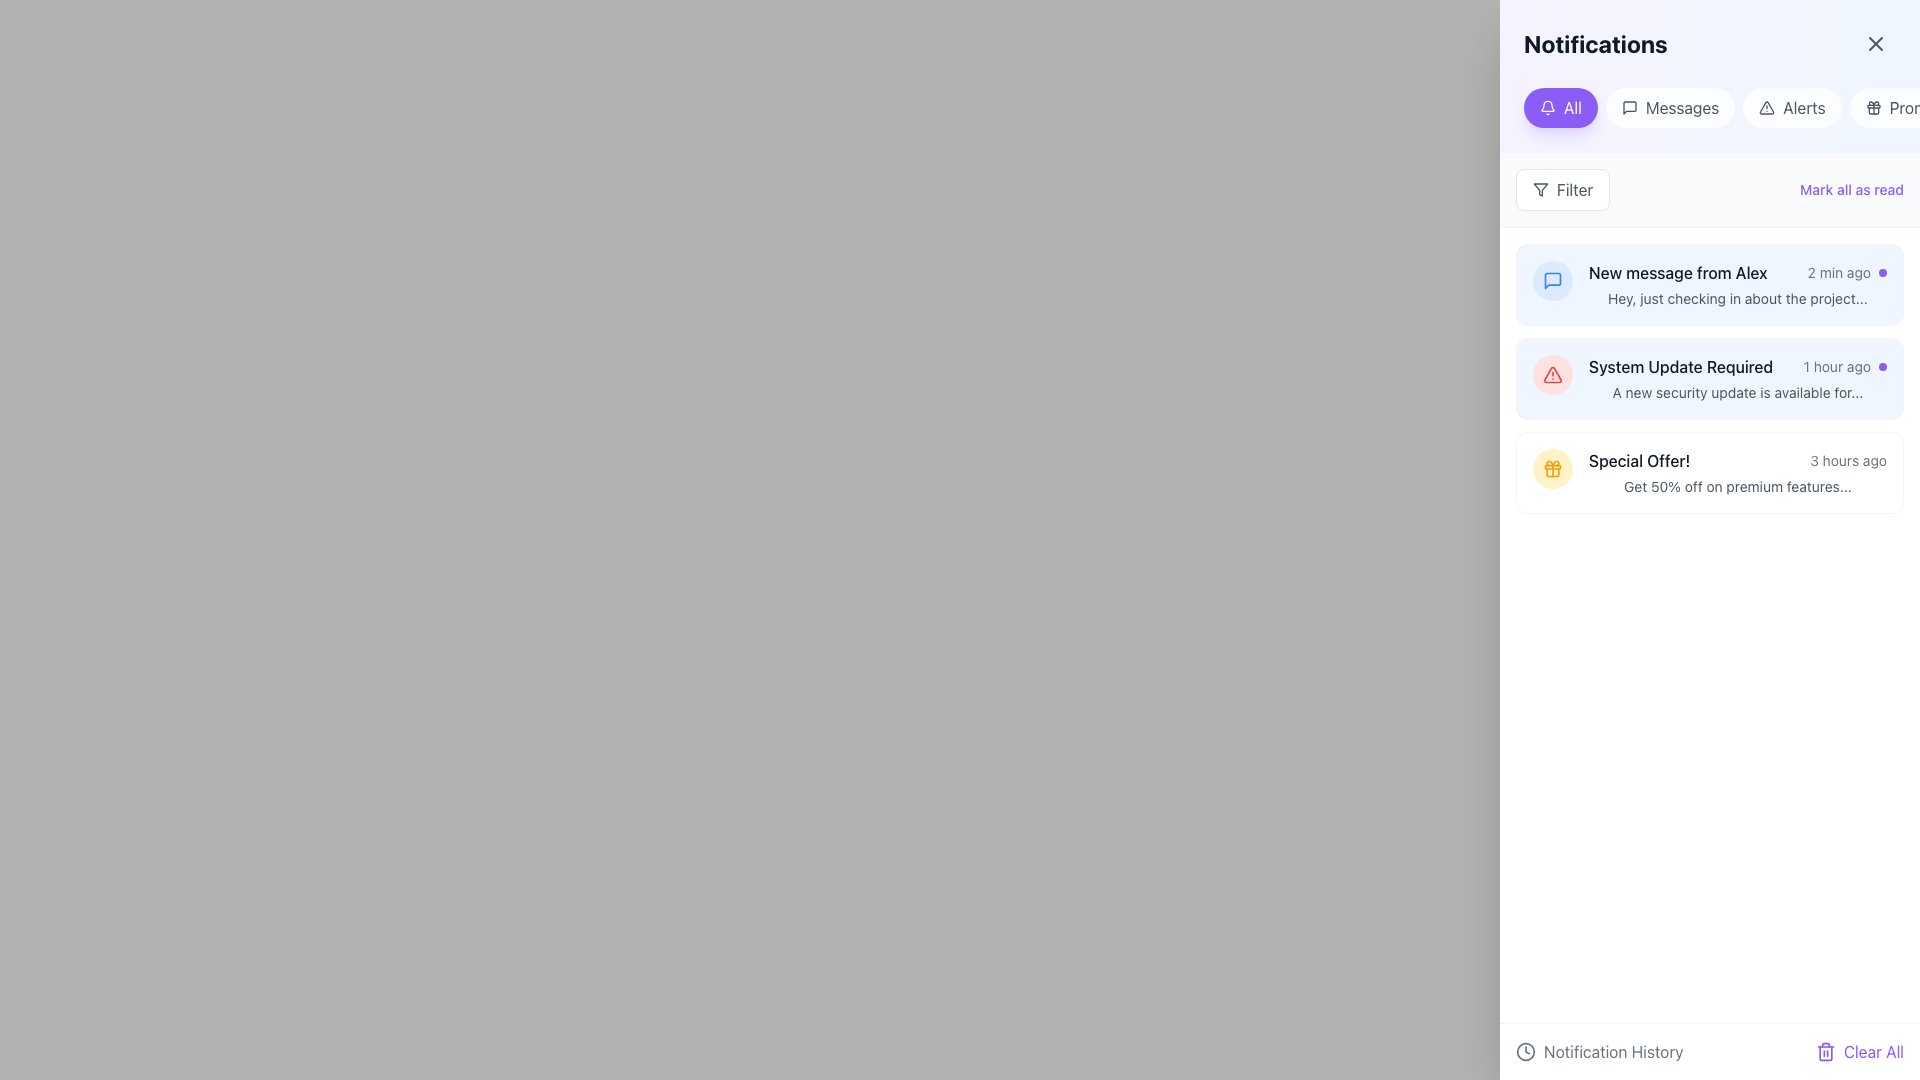  What do you see at coordinates (1790, 473) in the screenshot?
I see `the circular button with an archive box icon located` at bounding box center [1790, 473].